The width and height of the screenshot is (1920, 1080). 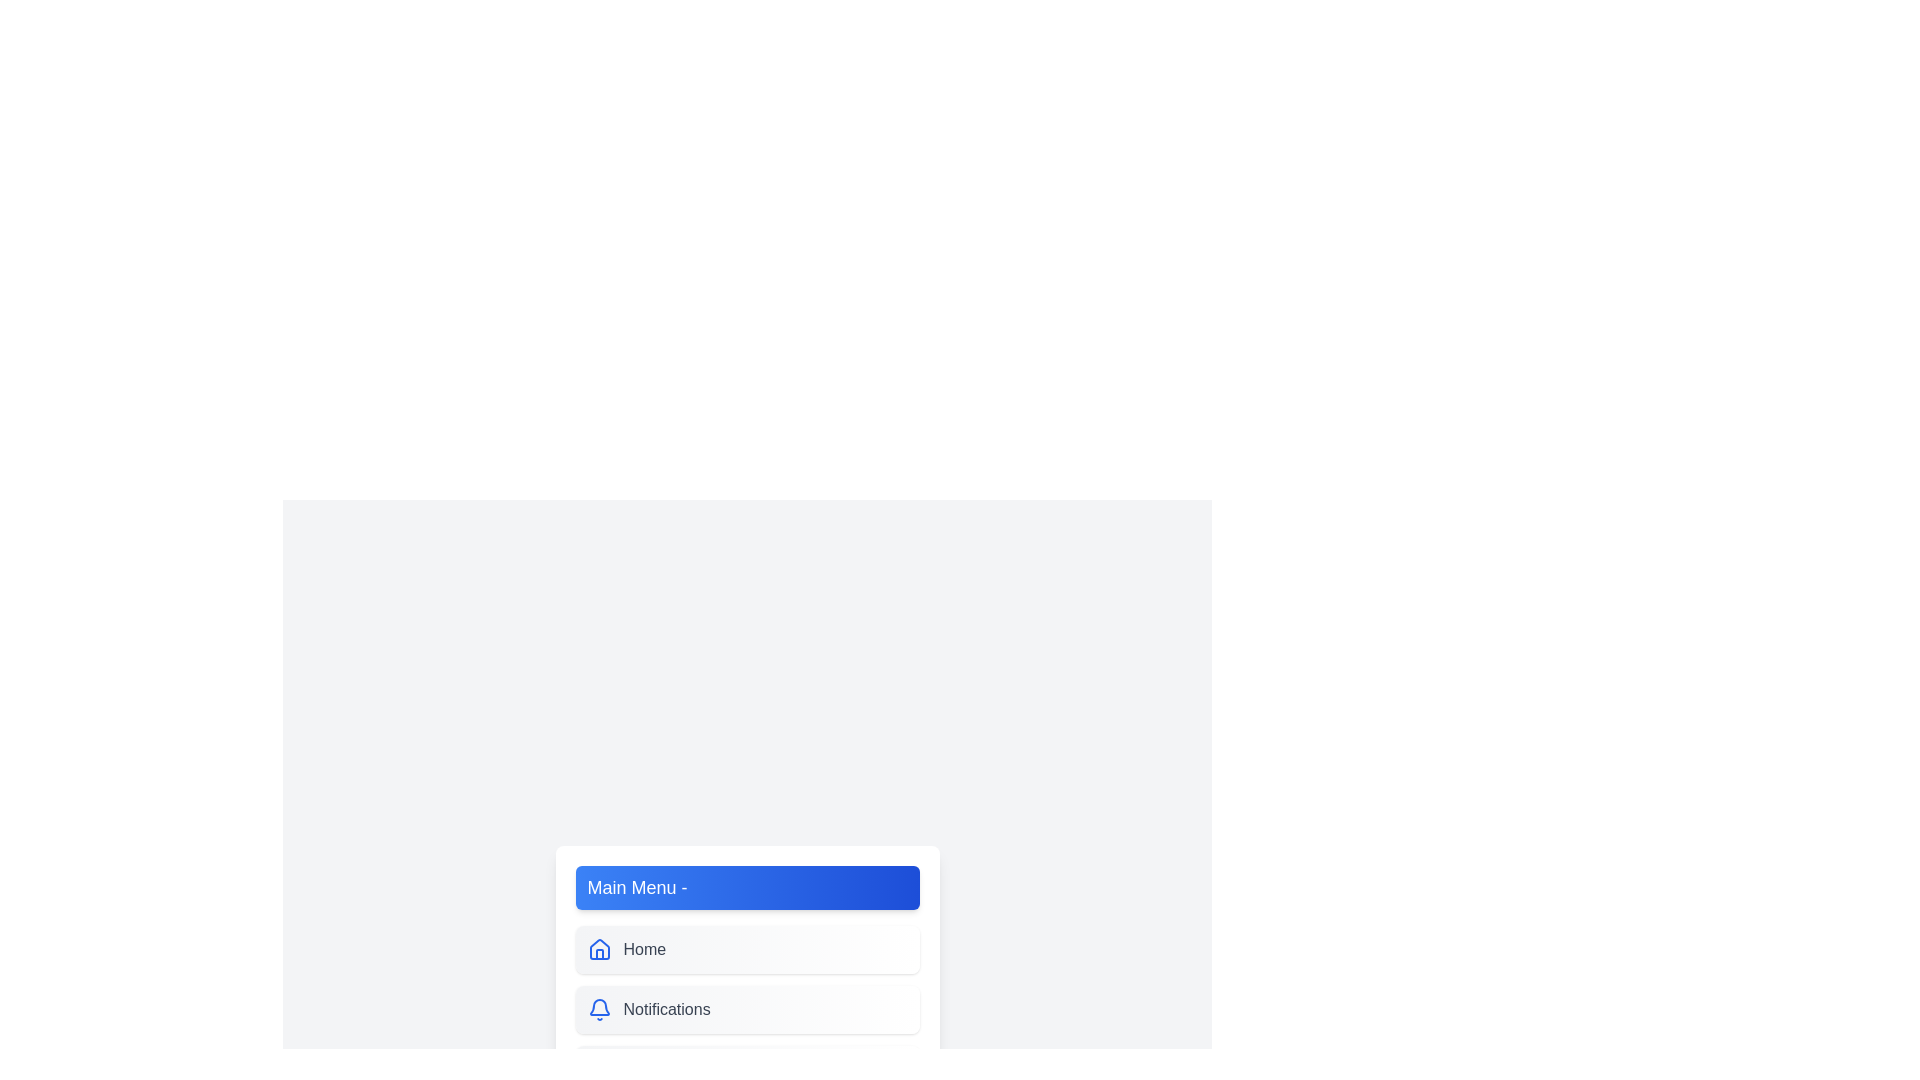 I want to click on the menu item Notifications, so click(x=746, y=1010).